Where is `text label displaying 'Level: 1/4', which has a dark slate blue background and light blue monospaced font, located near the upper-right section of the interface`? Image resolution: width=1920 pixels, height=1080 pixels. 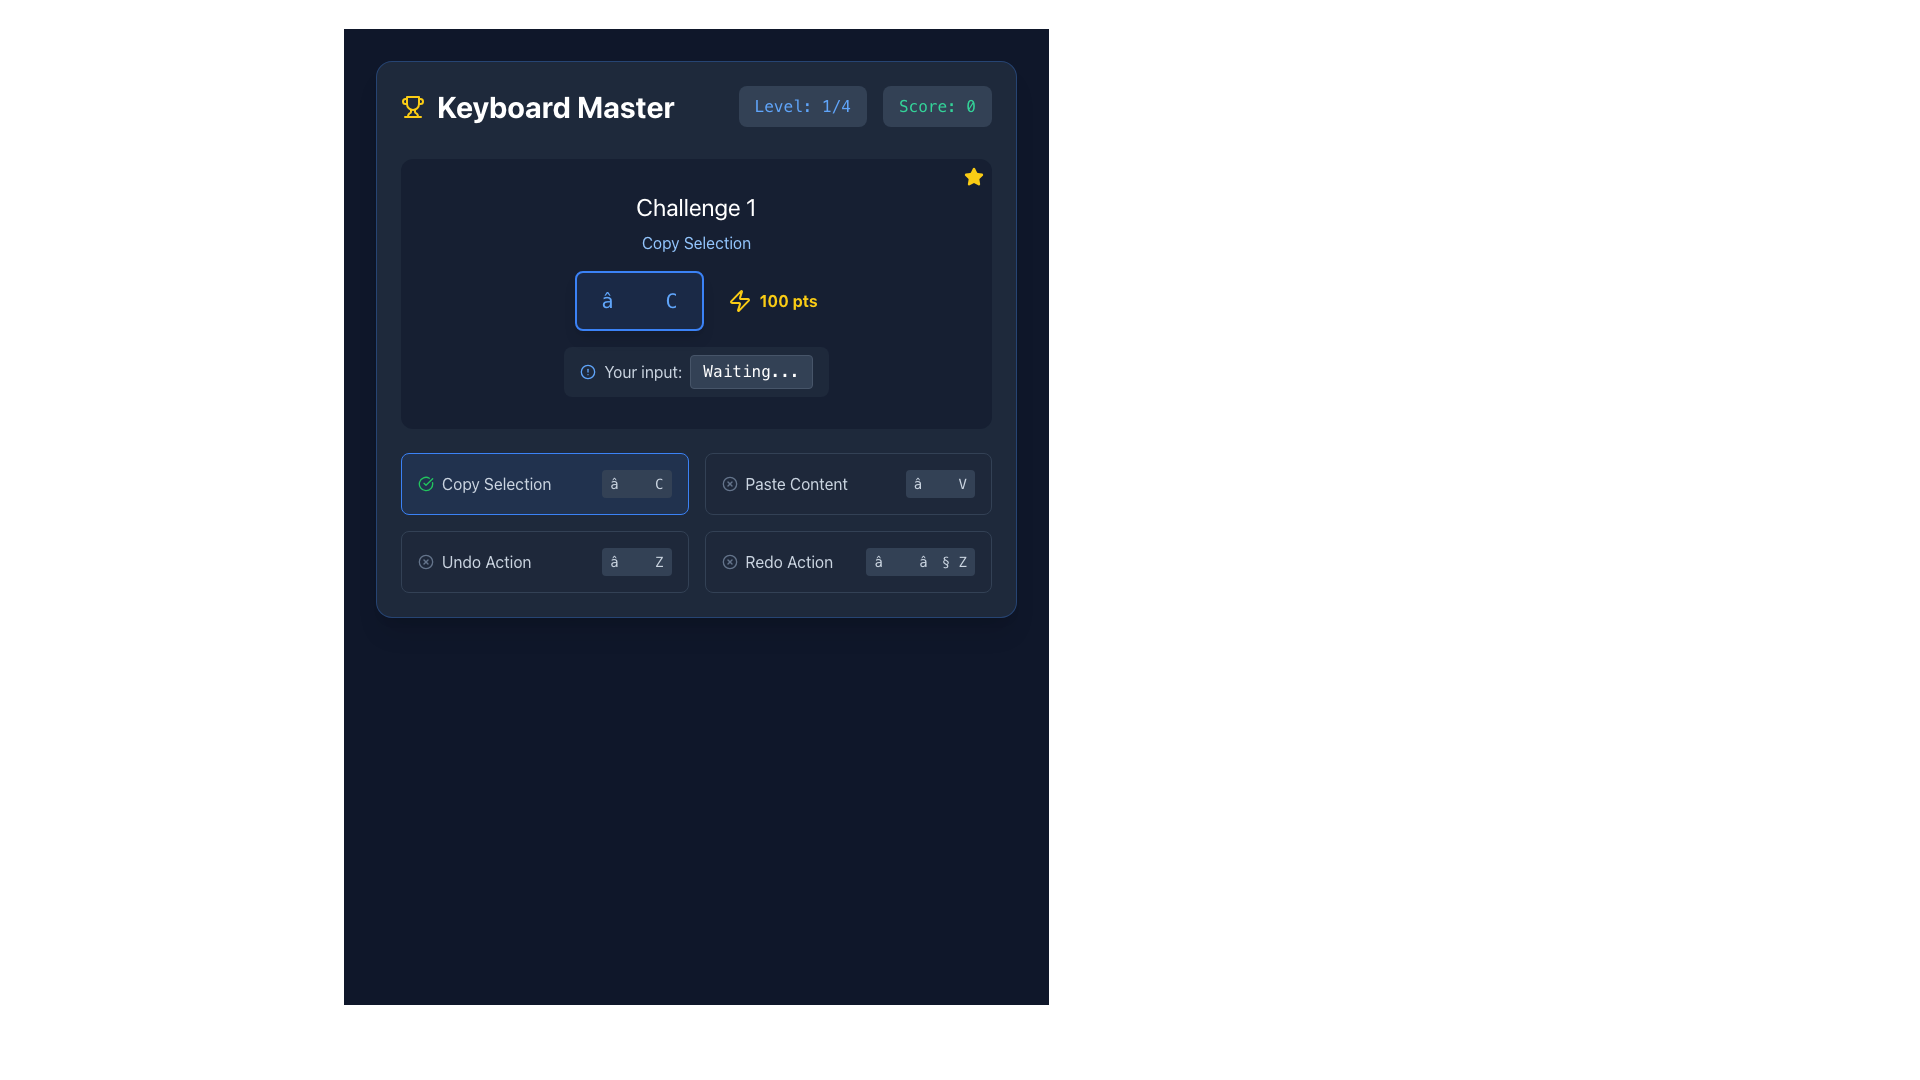
text label displaying 'Level: 1/4', which has a dark slate blue background and light blue monospaced font, located near the upper-right section of the interface is located at coordinates (802, 106).